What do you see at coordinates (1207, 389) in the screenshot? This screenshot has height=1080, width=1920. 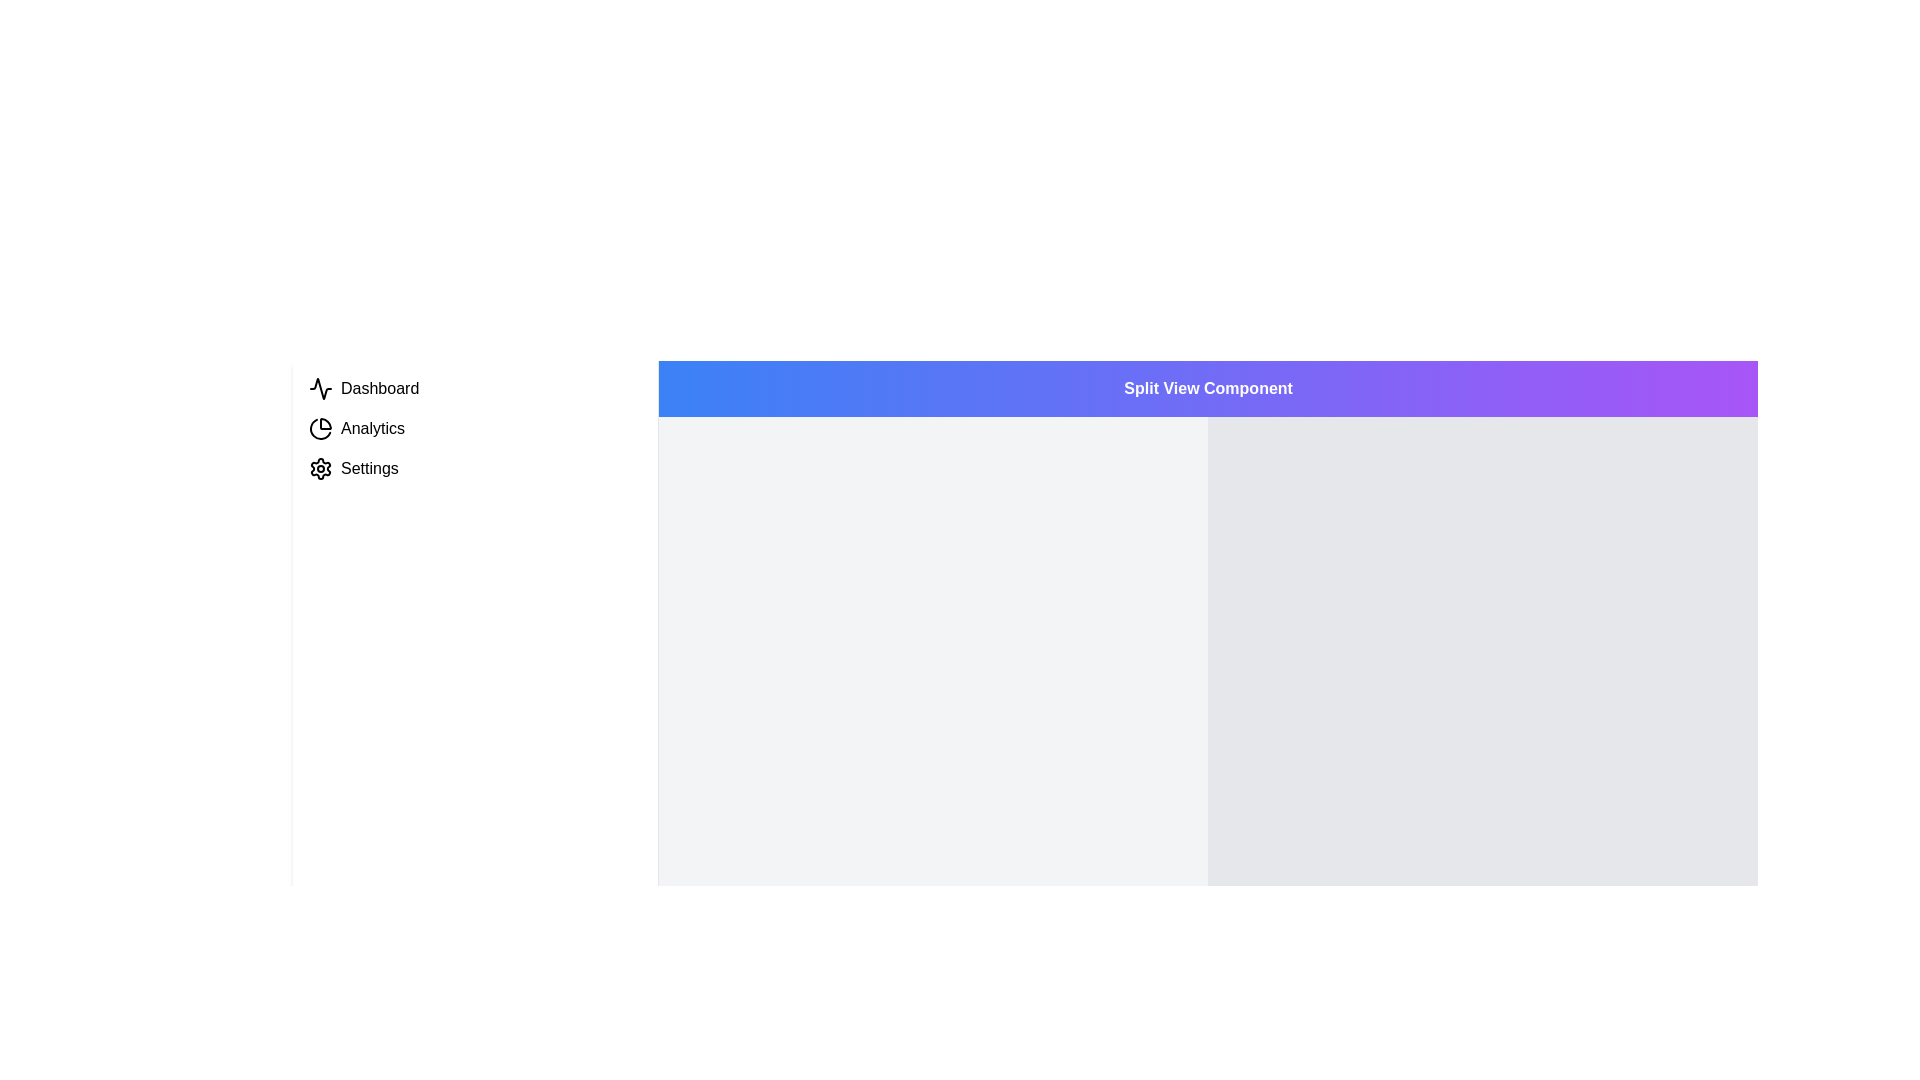 I see `the Static Text Header with the text 'Split View Component' displayed in white, bold typography on a gradient background transitioning from blue to purple` at bounding box center [1207, 389].